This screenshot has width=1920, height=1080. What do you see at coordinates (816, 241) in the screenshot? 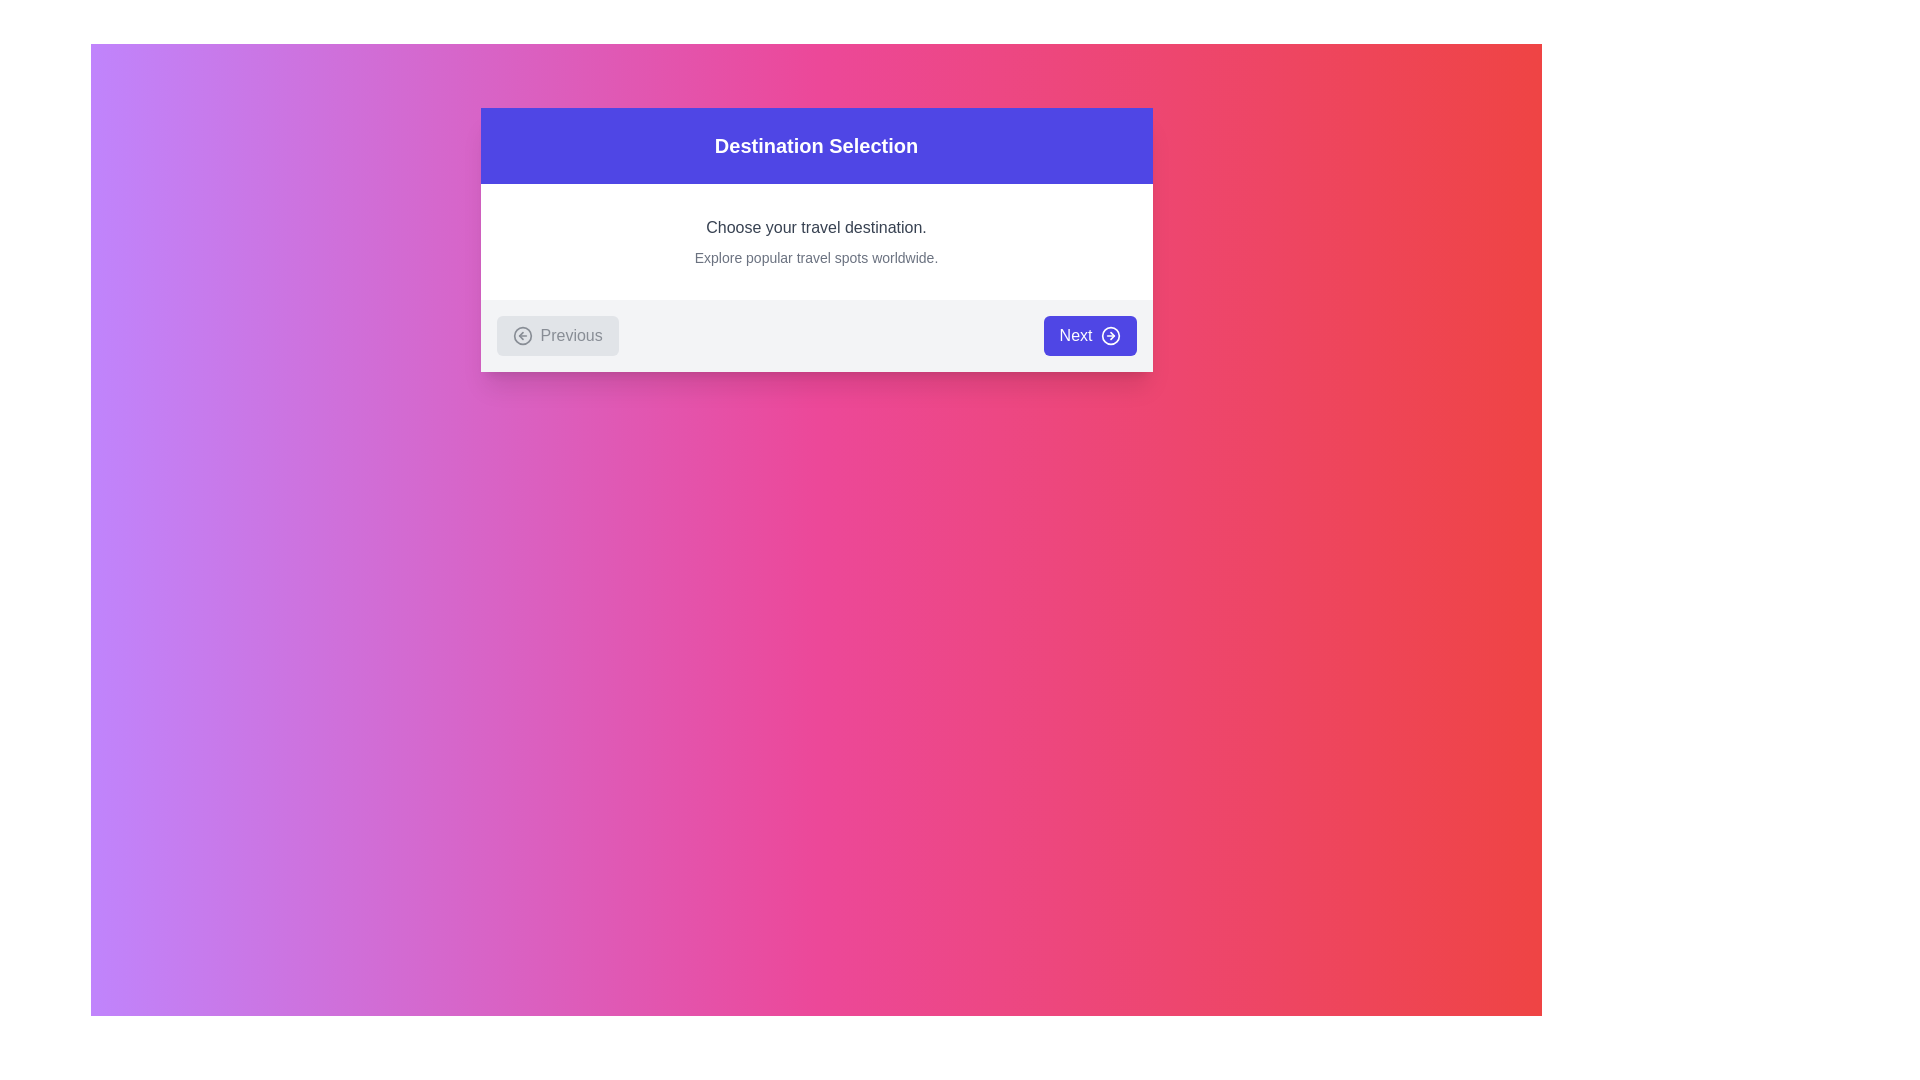
I see `the Text display area that prompts 'Choose your travel destination' and includes the subheading 'Explore popular travel spots worldwide'` at bounding box center [816, 241].